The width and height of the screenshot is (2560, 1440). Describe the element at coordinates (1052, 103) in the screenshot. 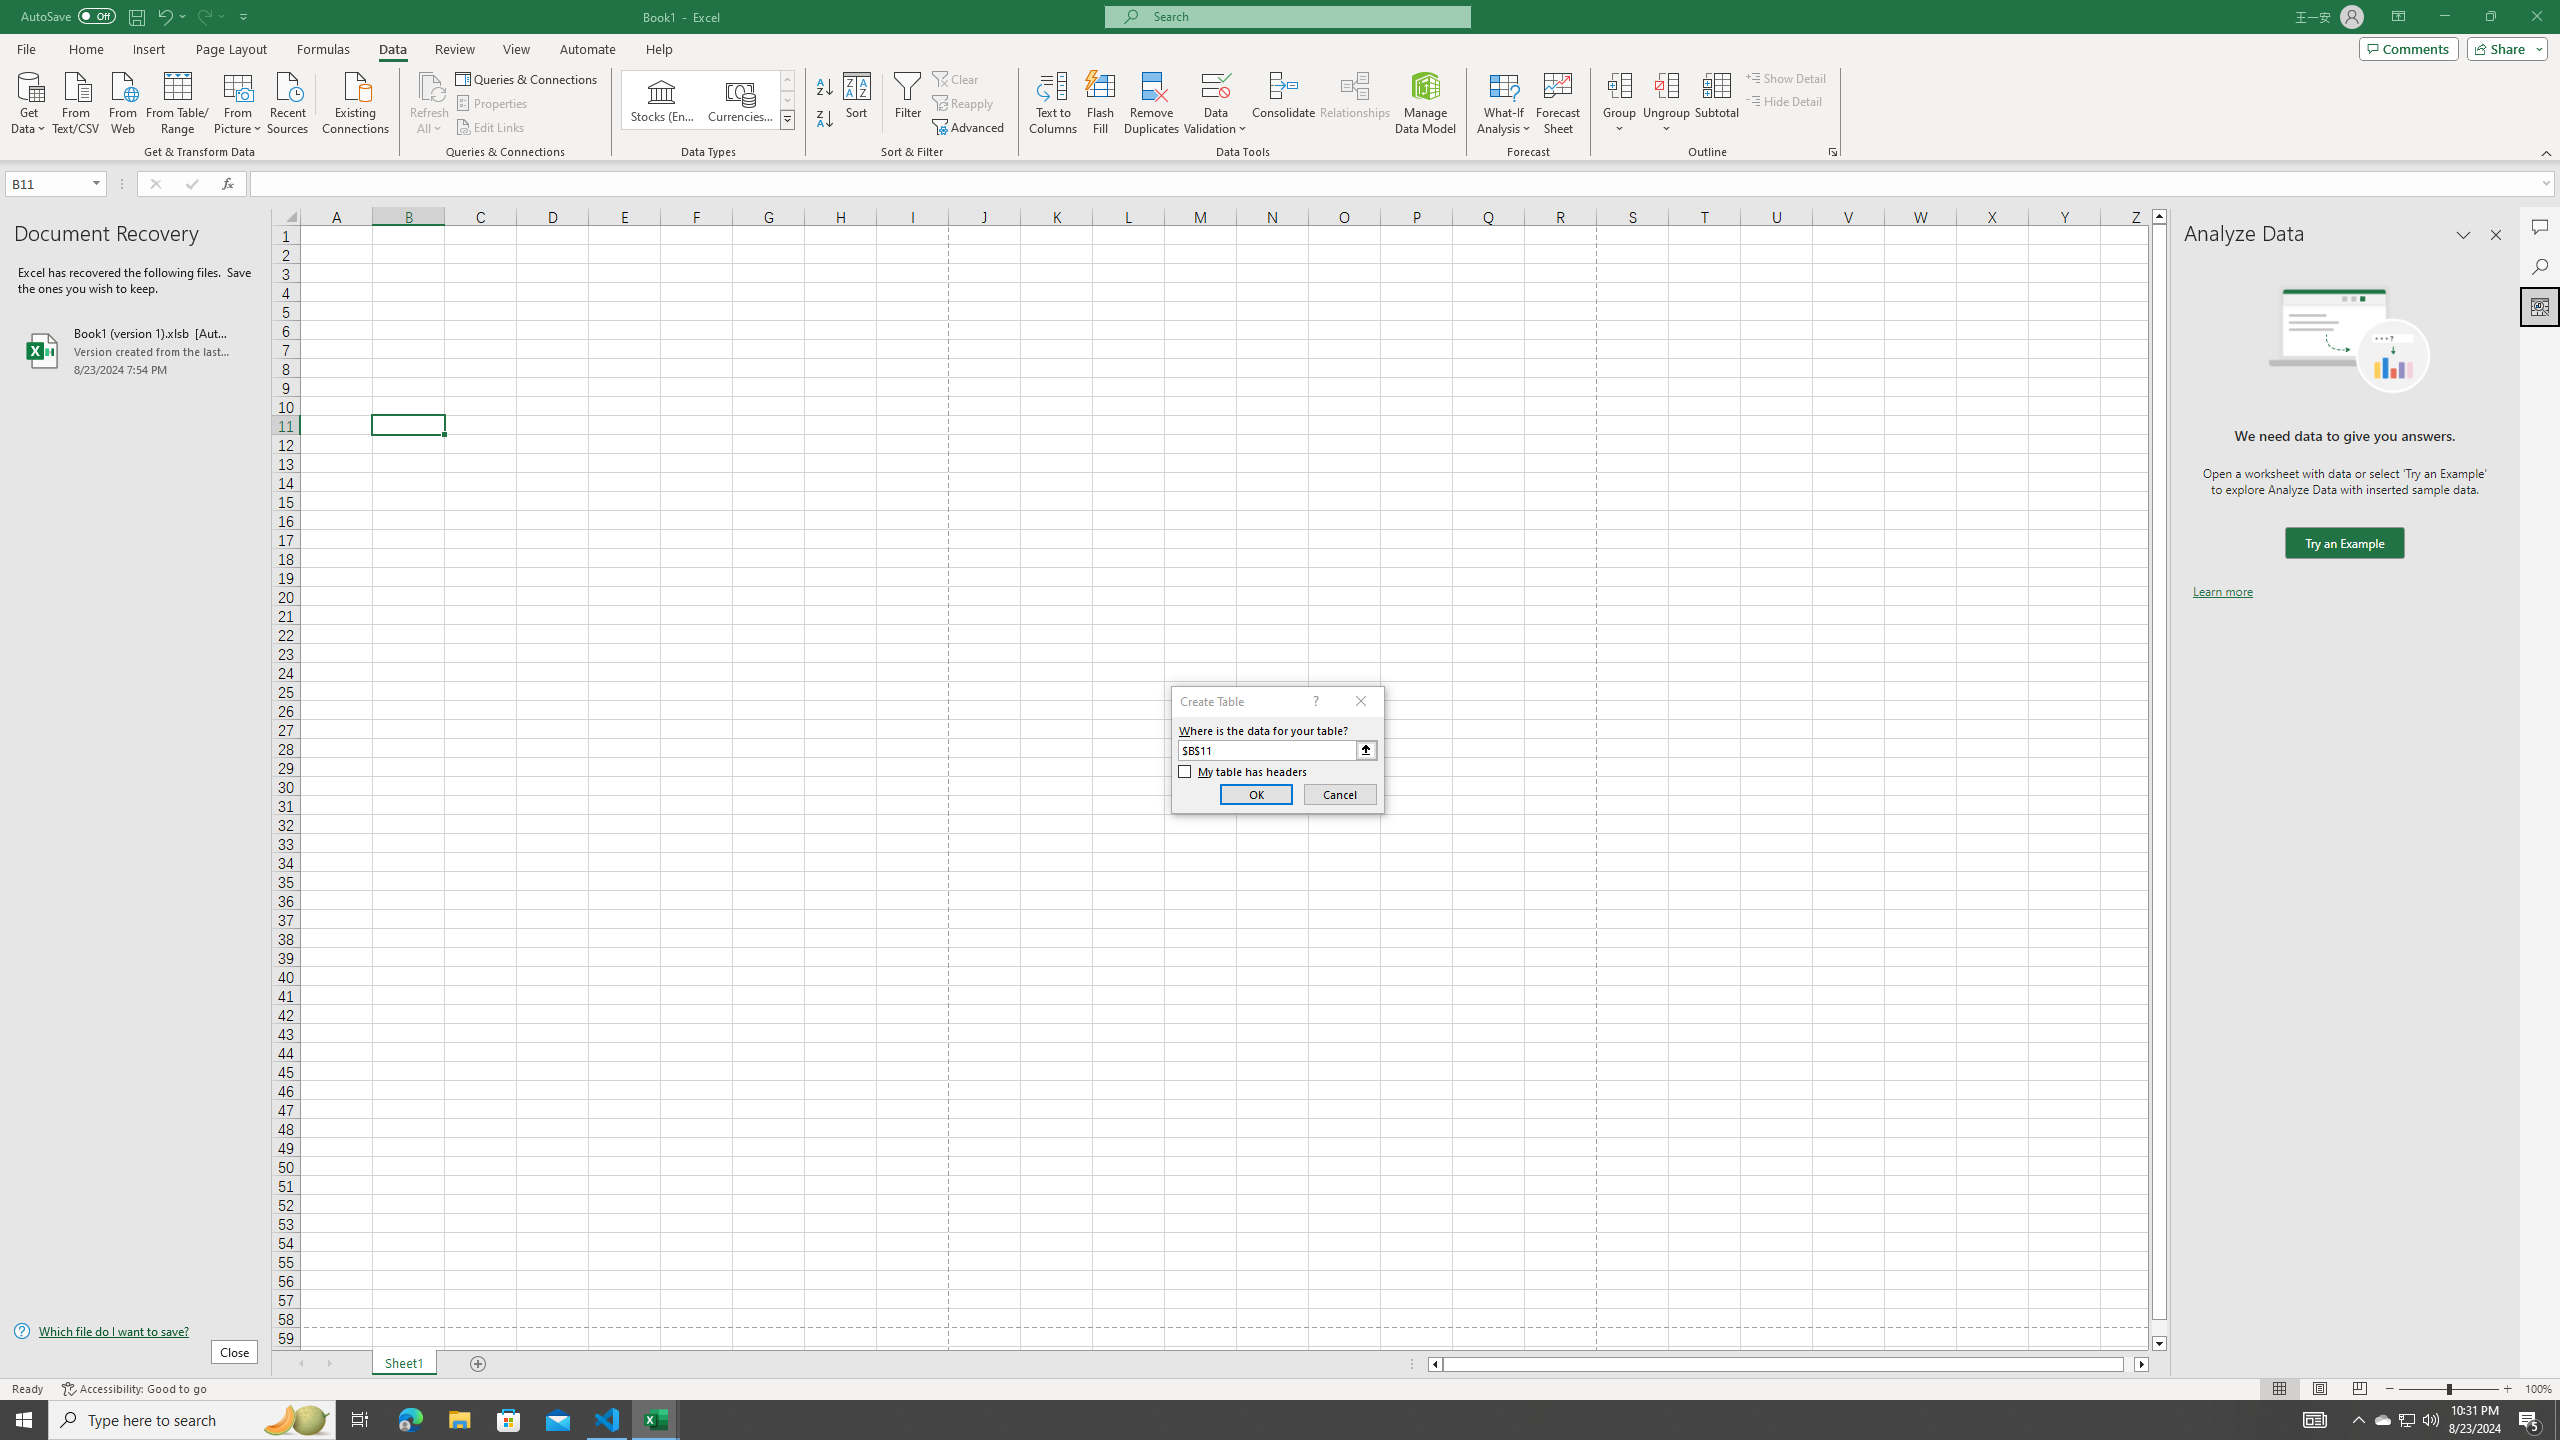

I see `'Text to Columns...'` at that location.